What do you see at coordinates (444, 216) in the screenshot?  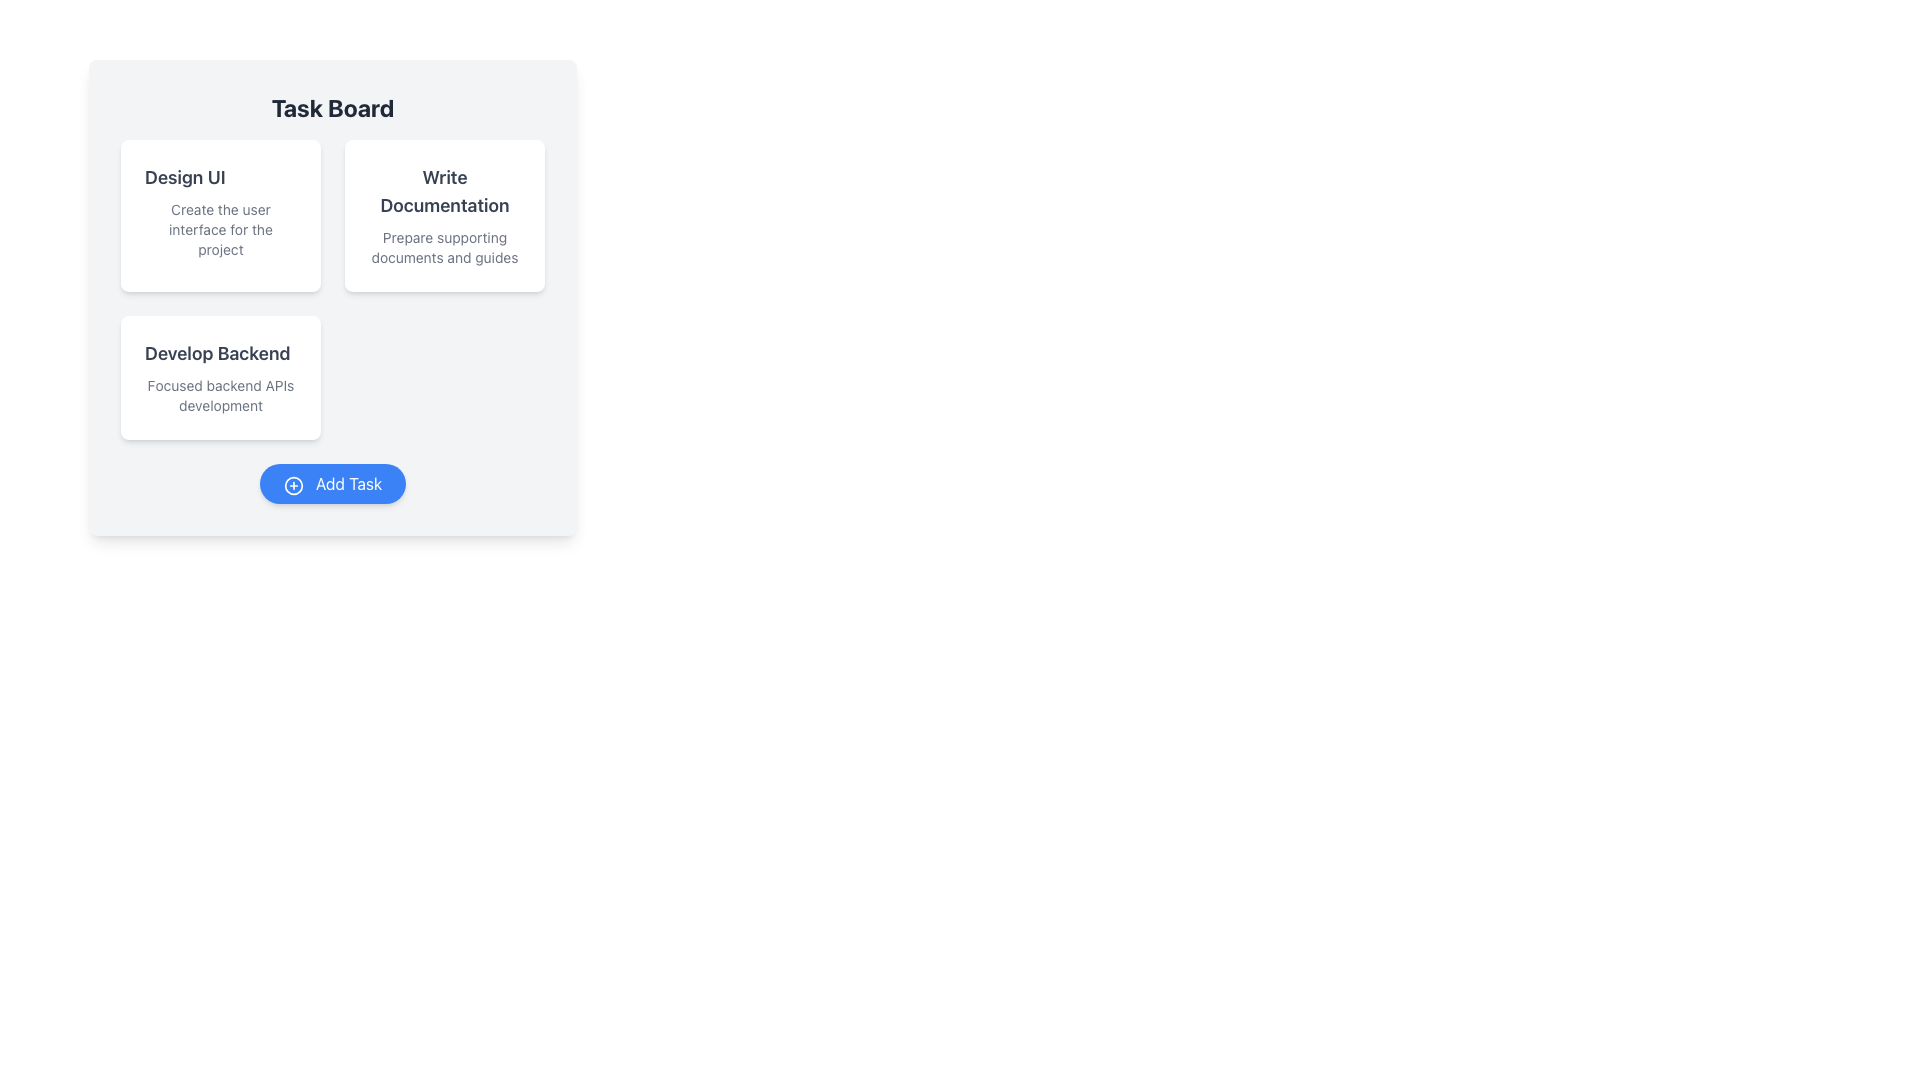 I see `the 'Write Documentation' card in the top right section of the grid layout` at bounding box center [444, 216].